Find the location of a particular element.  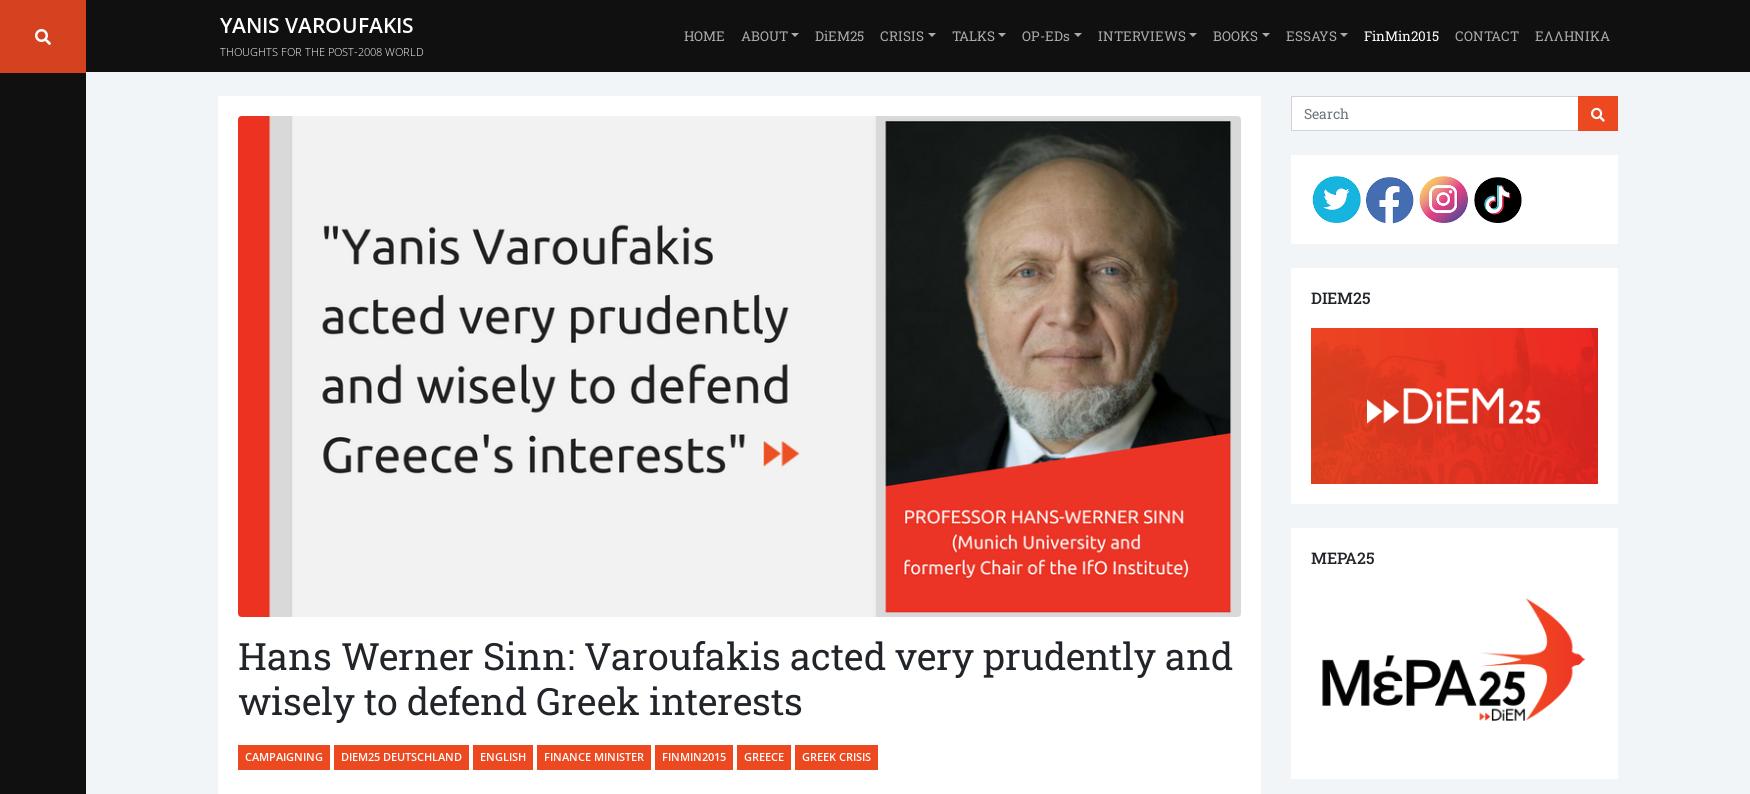

'Finance Minister' is located at coordinates (593, 756).